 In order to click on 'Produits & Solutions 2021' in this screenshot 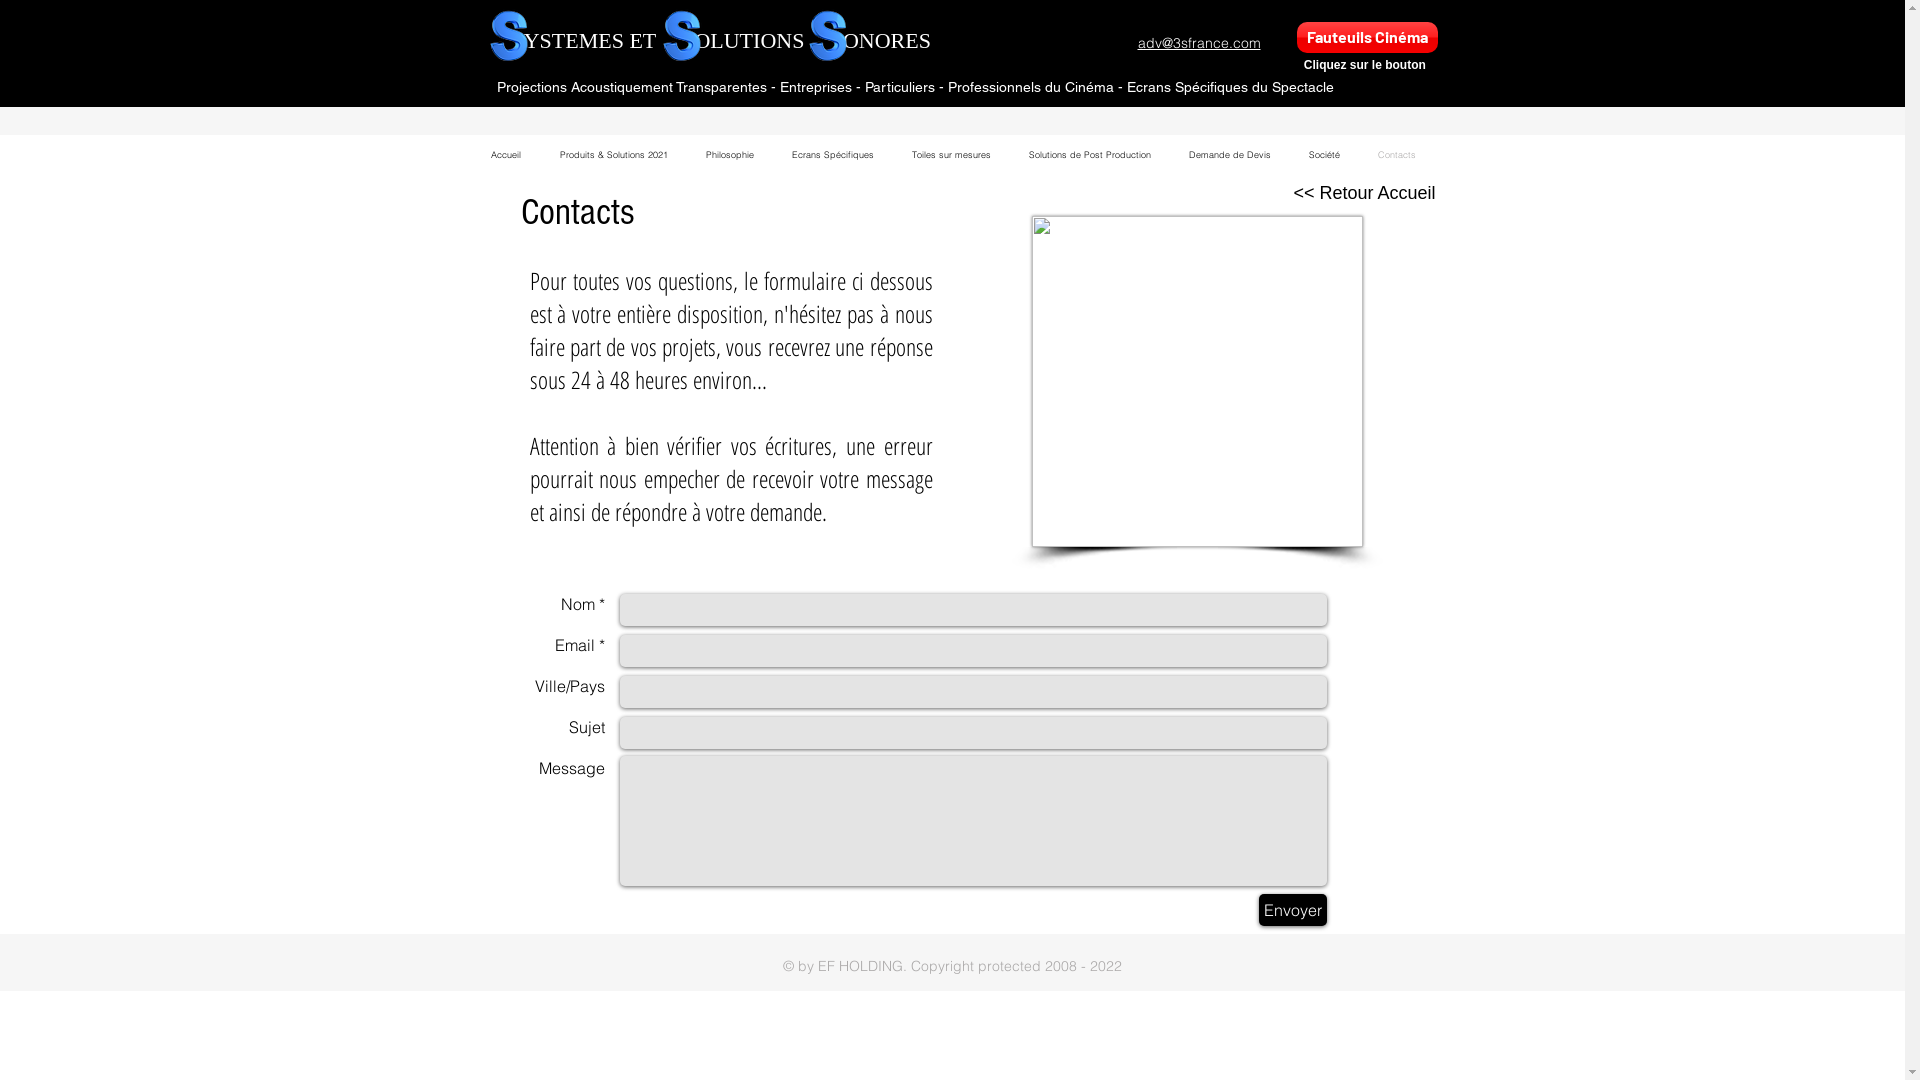, I will do `click(612, 153)`.